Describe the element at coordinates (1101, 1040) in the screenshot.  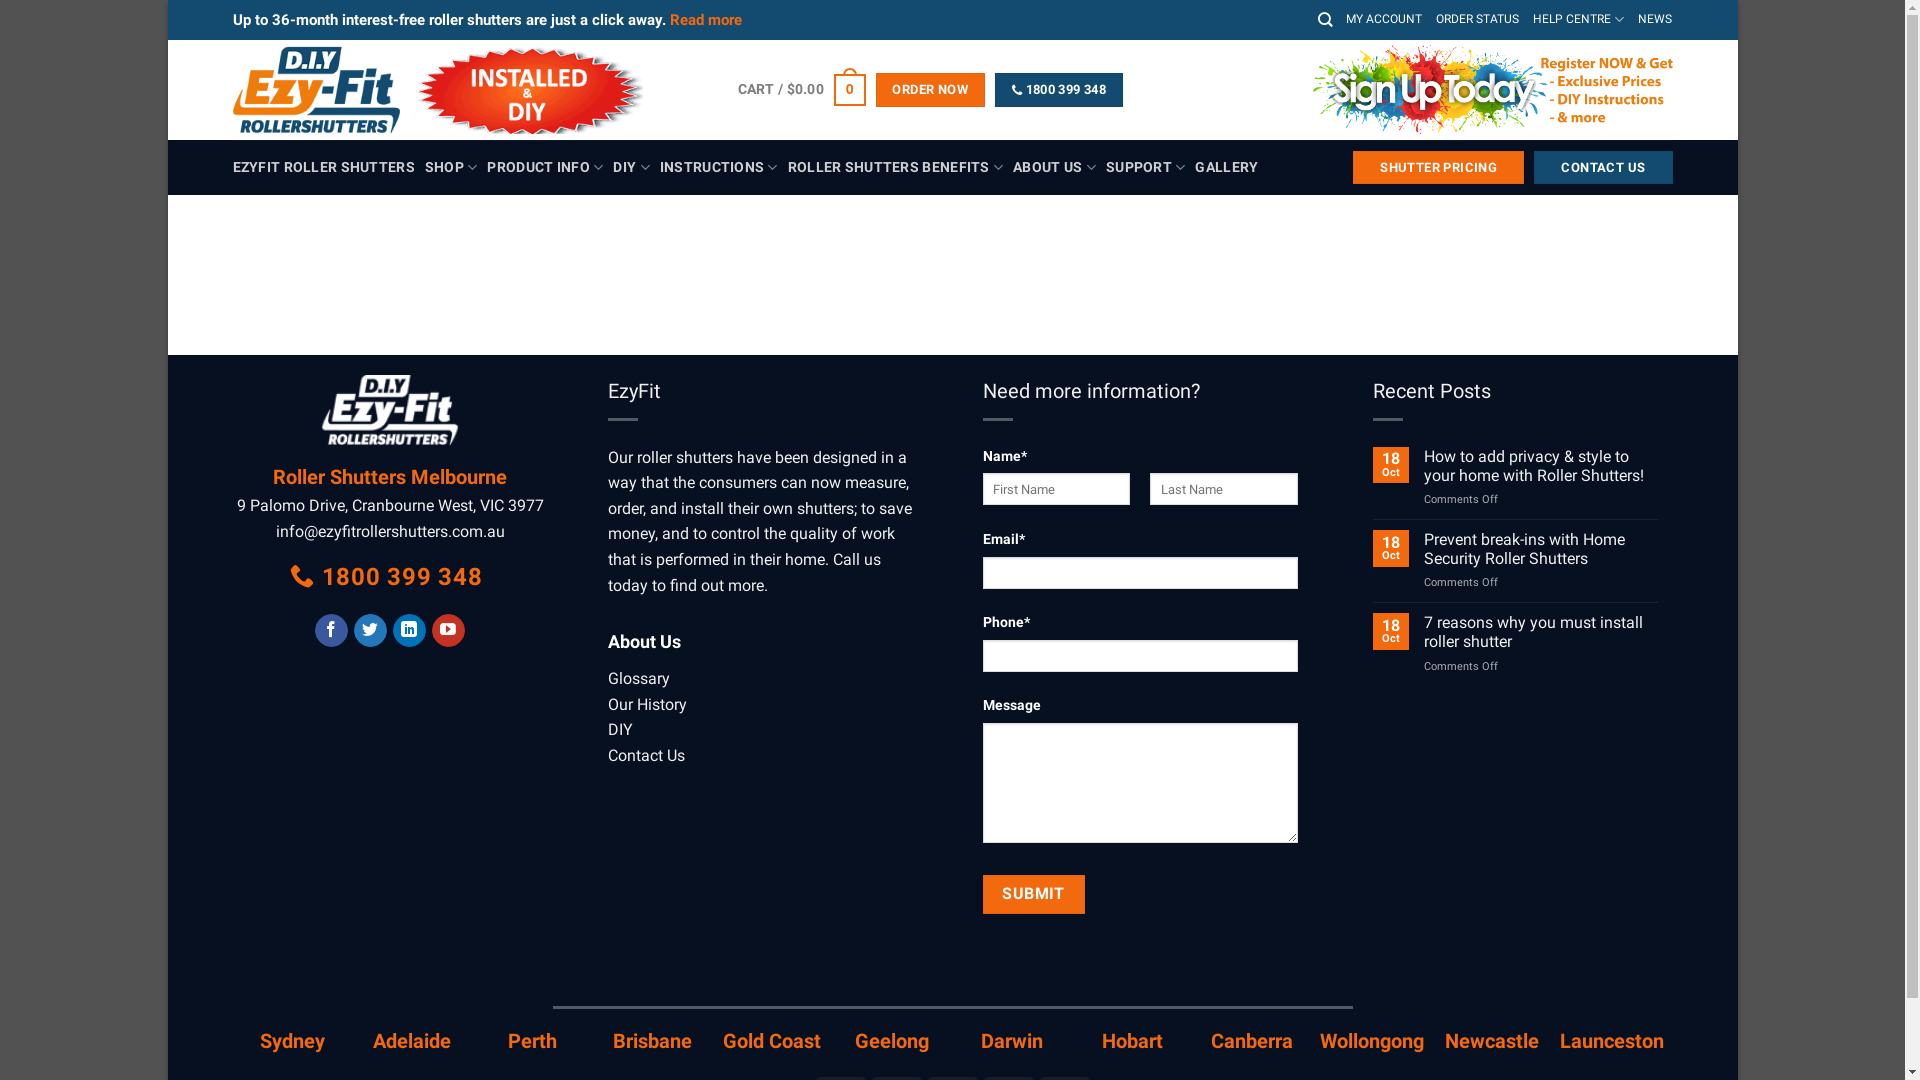
I see `'Hobart'` at that location.